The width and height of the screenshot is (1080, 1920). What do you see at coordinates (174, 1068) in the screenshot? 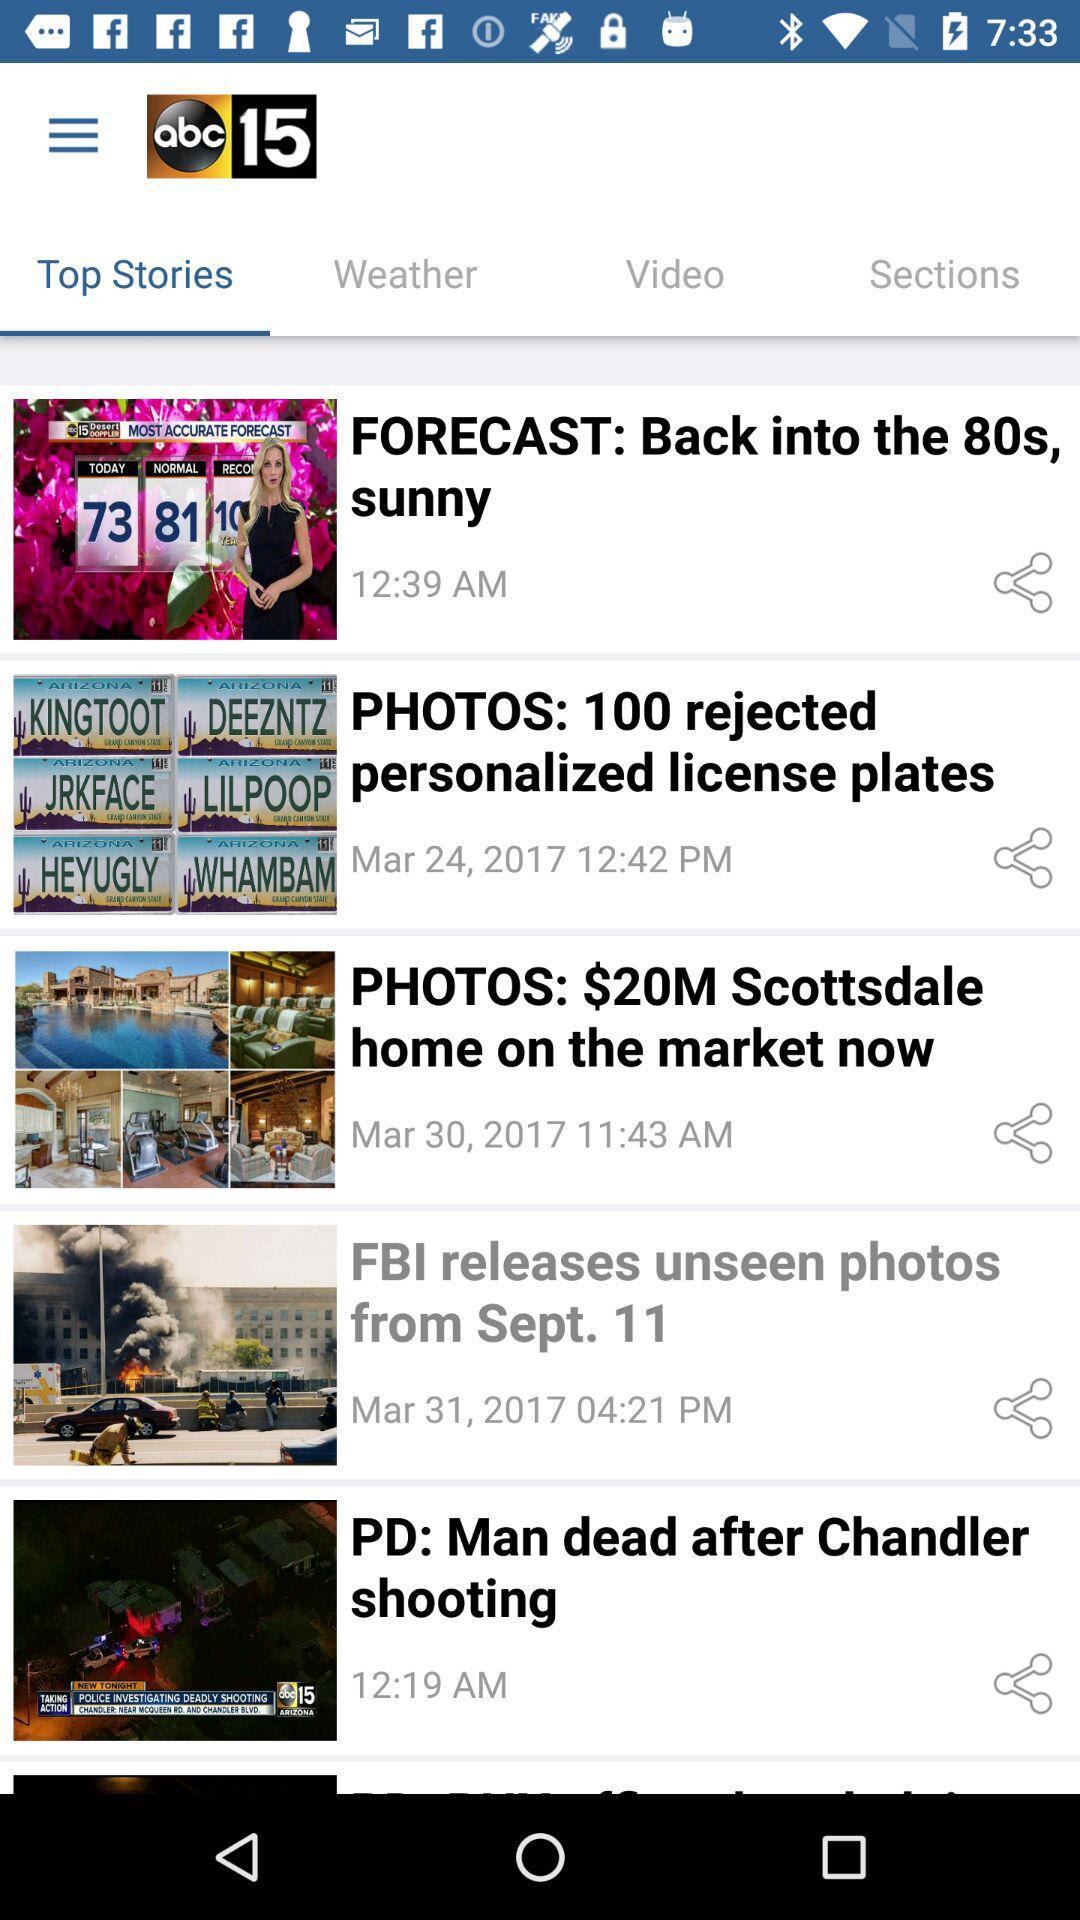
I see `more info` at bounding box center [174, 1068].